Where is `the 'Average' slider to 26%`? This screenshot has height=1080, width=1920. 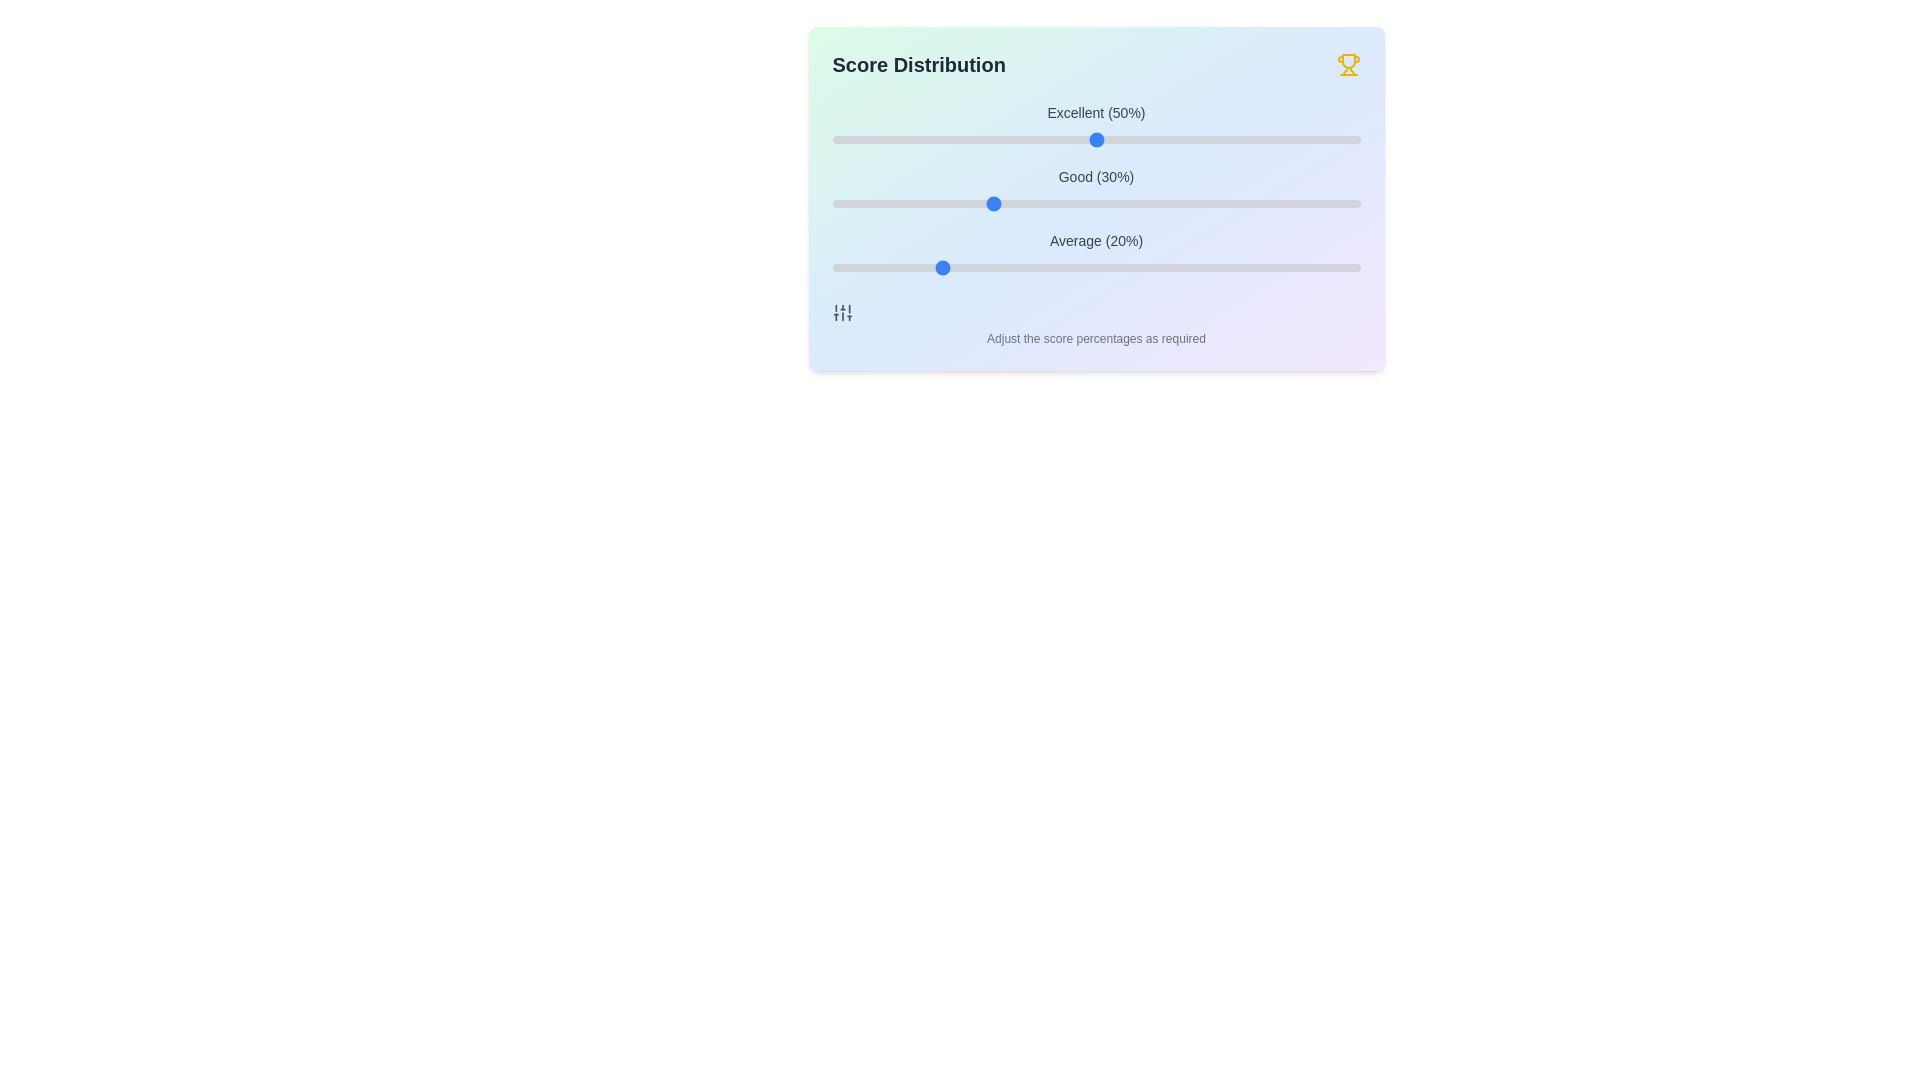
the 'Average' slider to 26% is located at coordinates (969, 266).